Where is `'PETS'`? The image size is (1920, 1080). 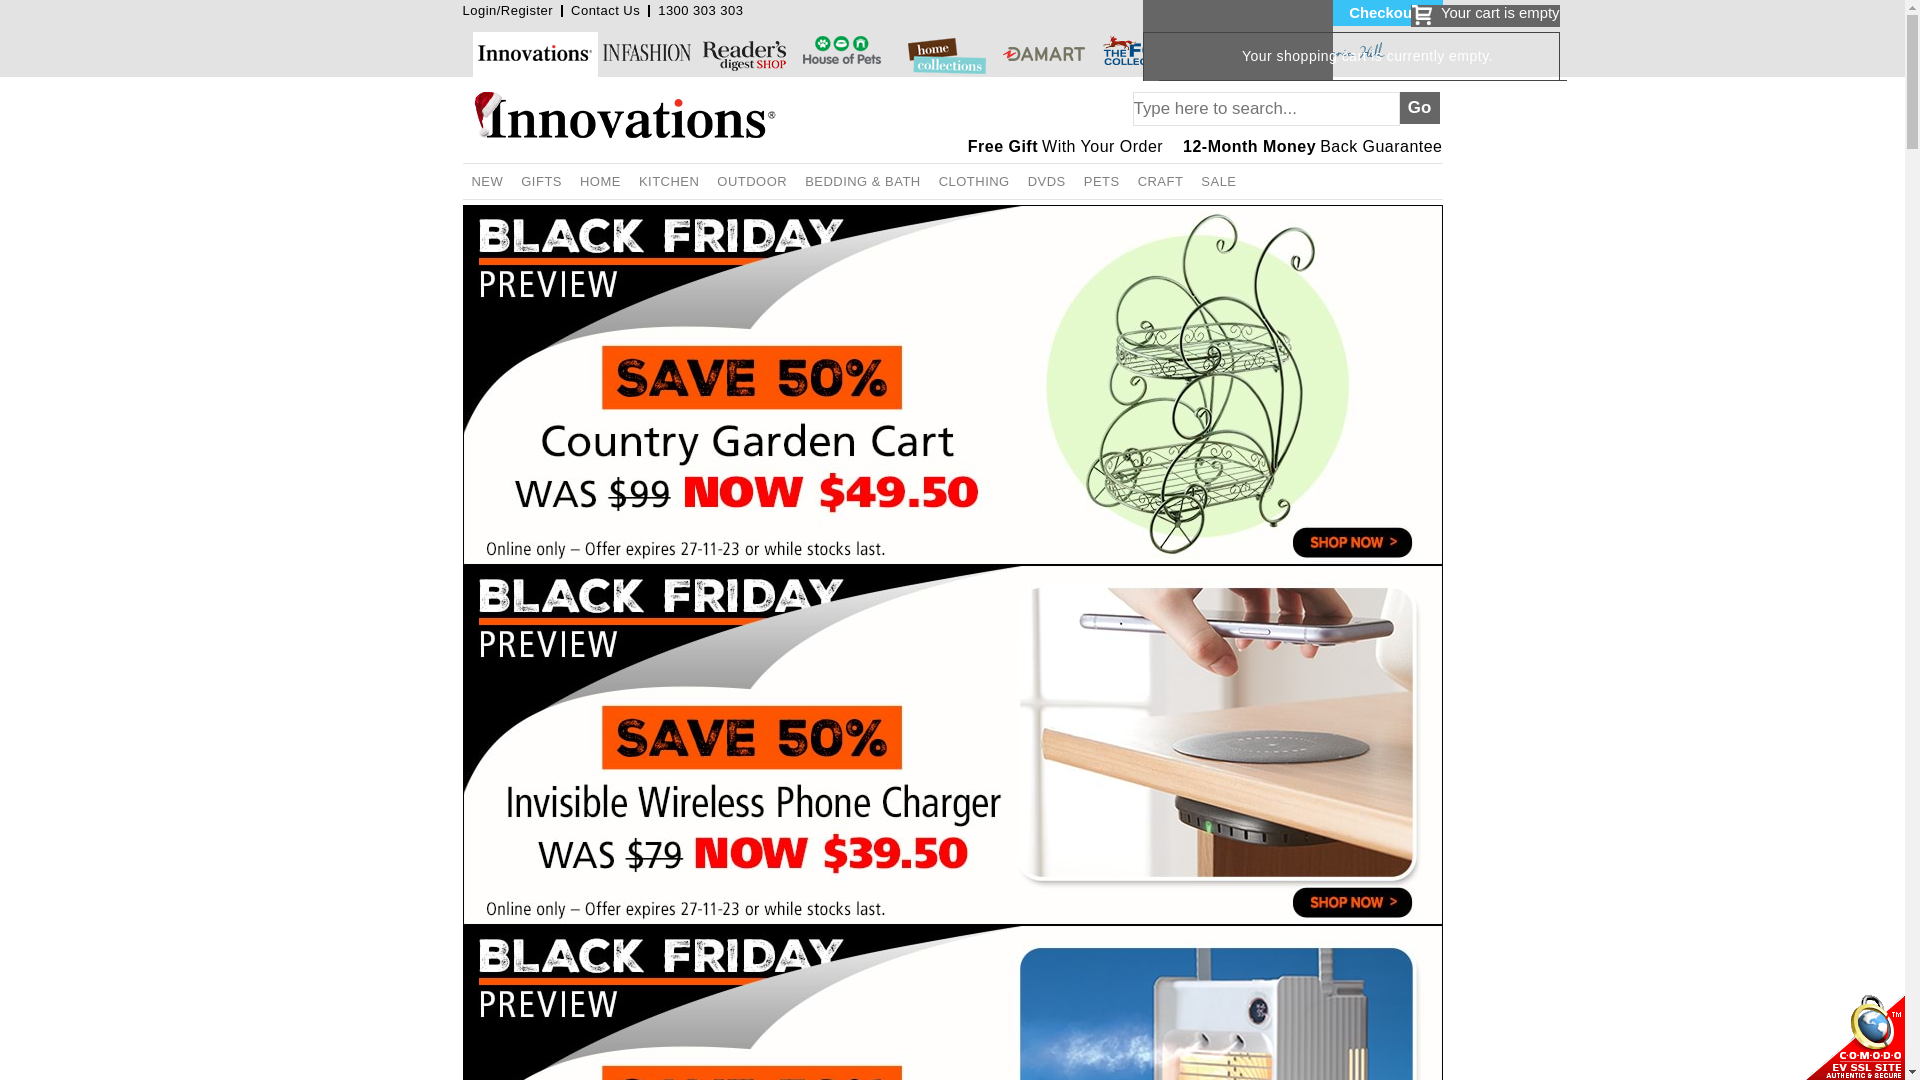
'PETS' is located at coordinates (1101, 181).